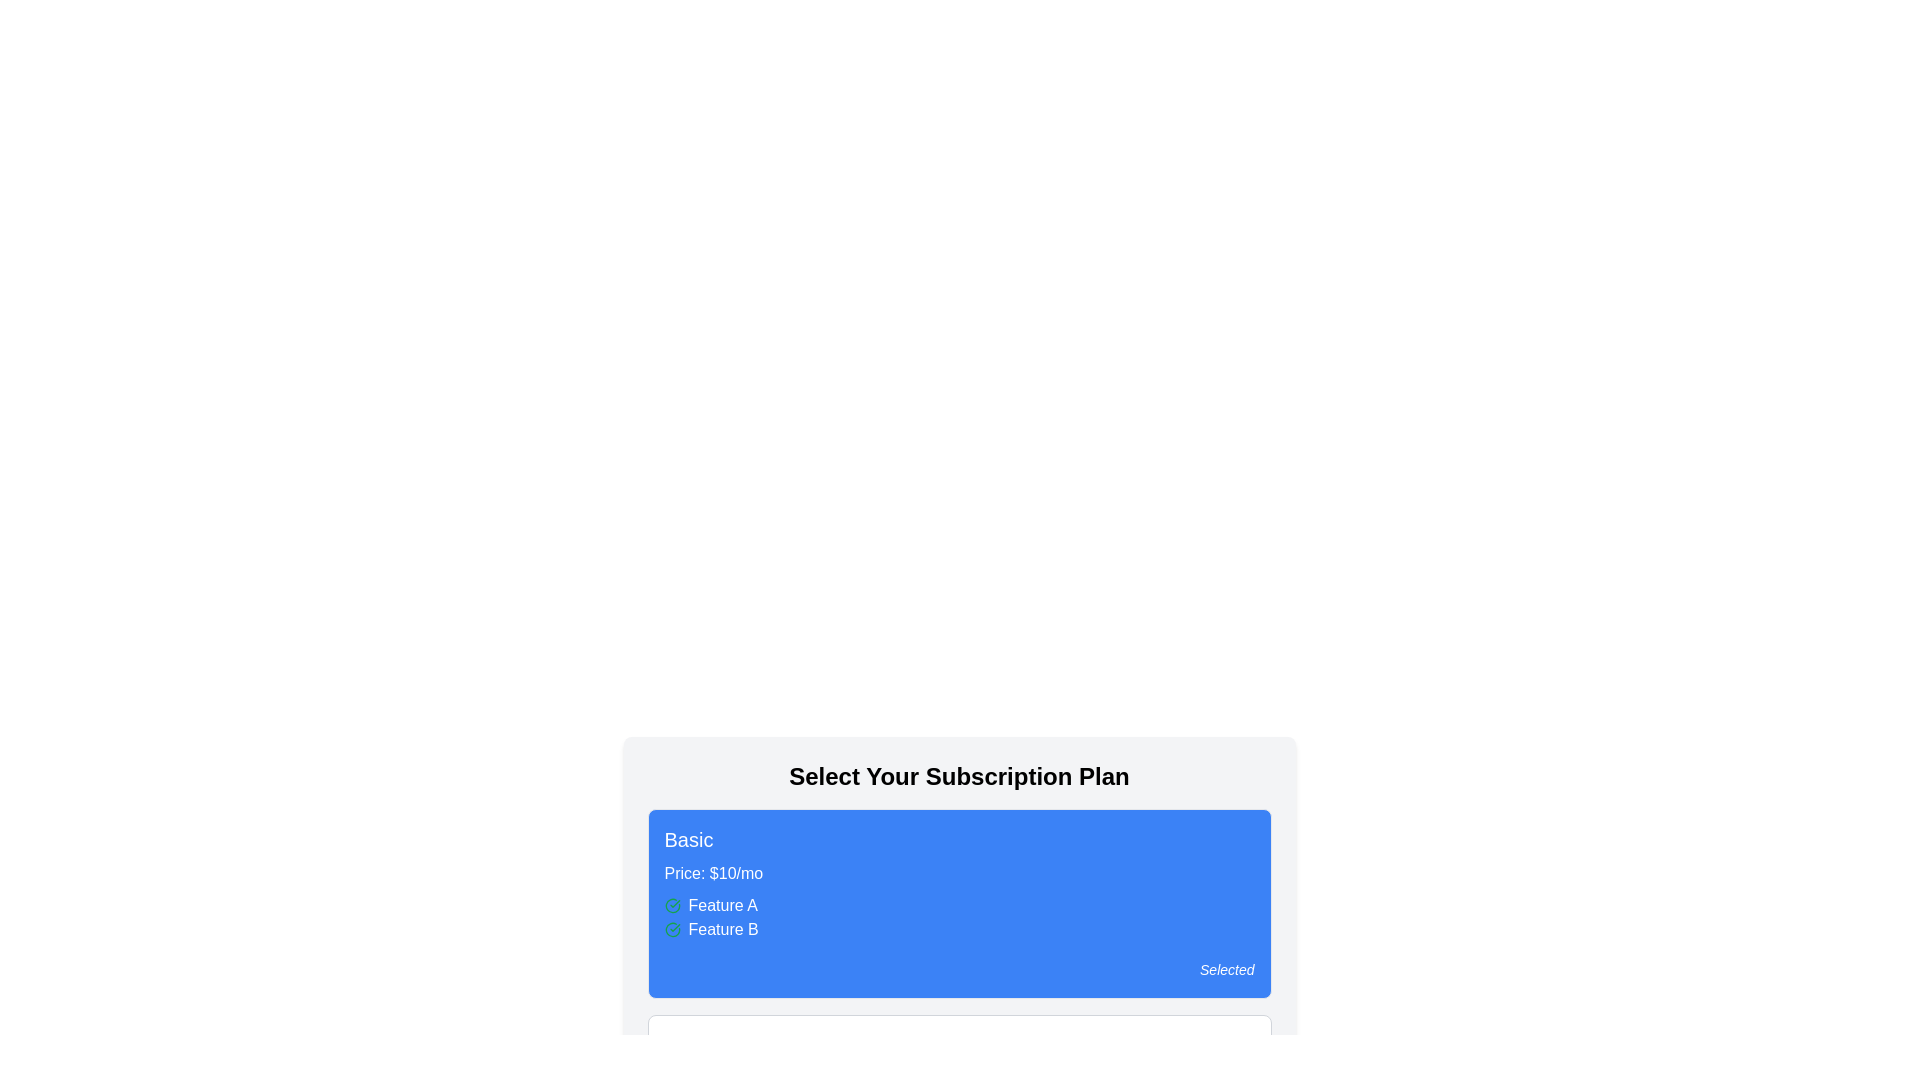 The height and width of the screenshot is (1080, 1920). Describe the element at coordinates (672, 906) in the screenshot. I see `the Indicator icon that indicates the status of 'Feature A' in the 'Basic' subscription plan, located to the left of the text 'Feature A'` at that location.